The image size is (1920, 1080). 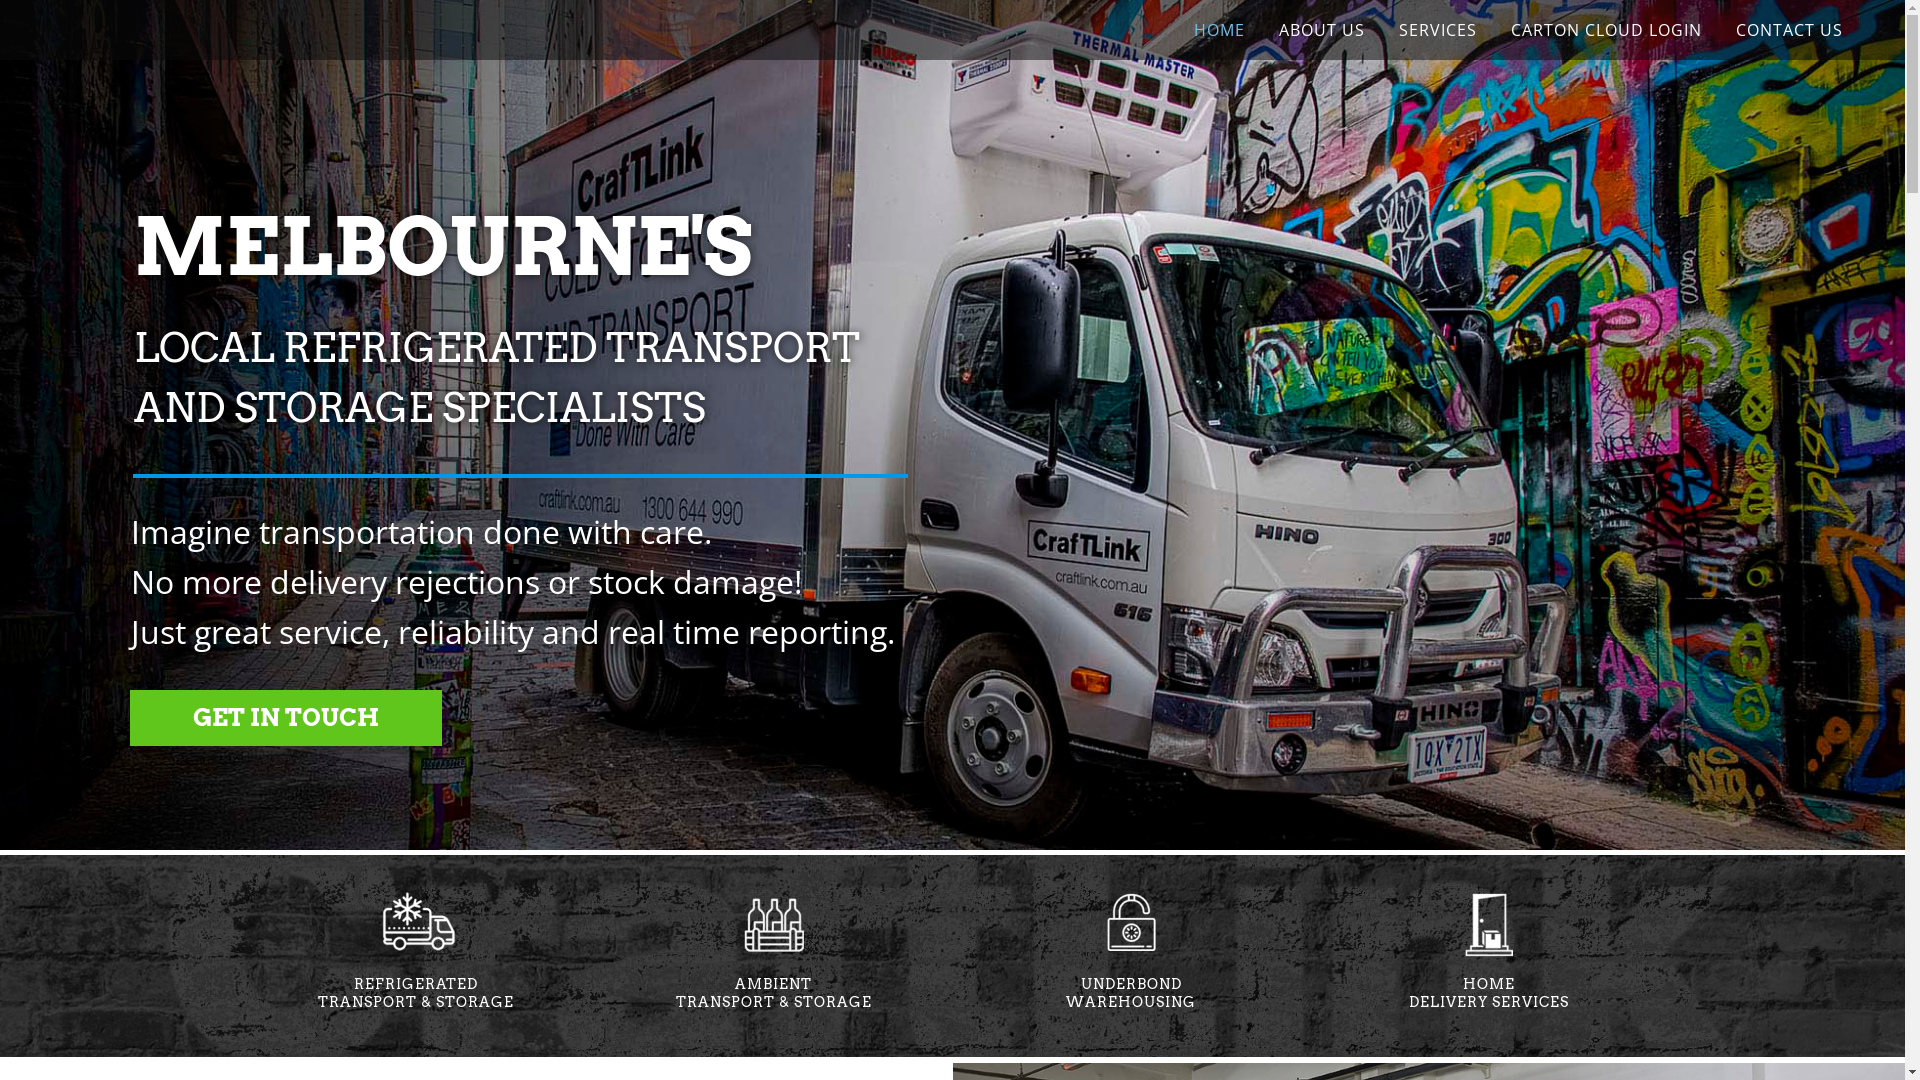 I want to click on 'refrigerated transport icon', so click(x=415, y=925).